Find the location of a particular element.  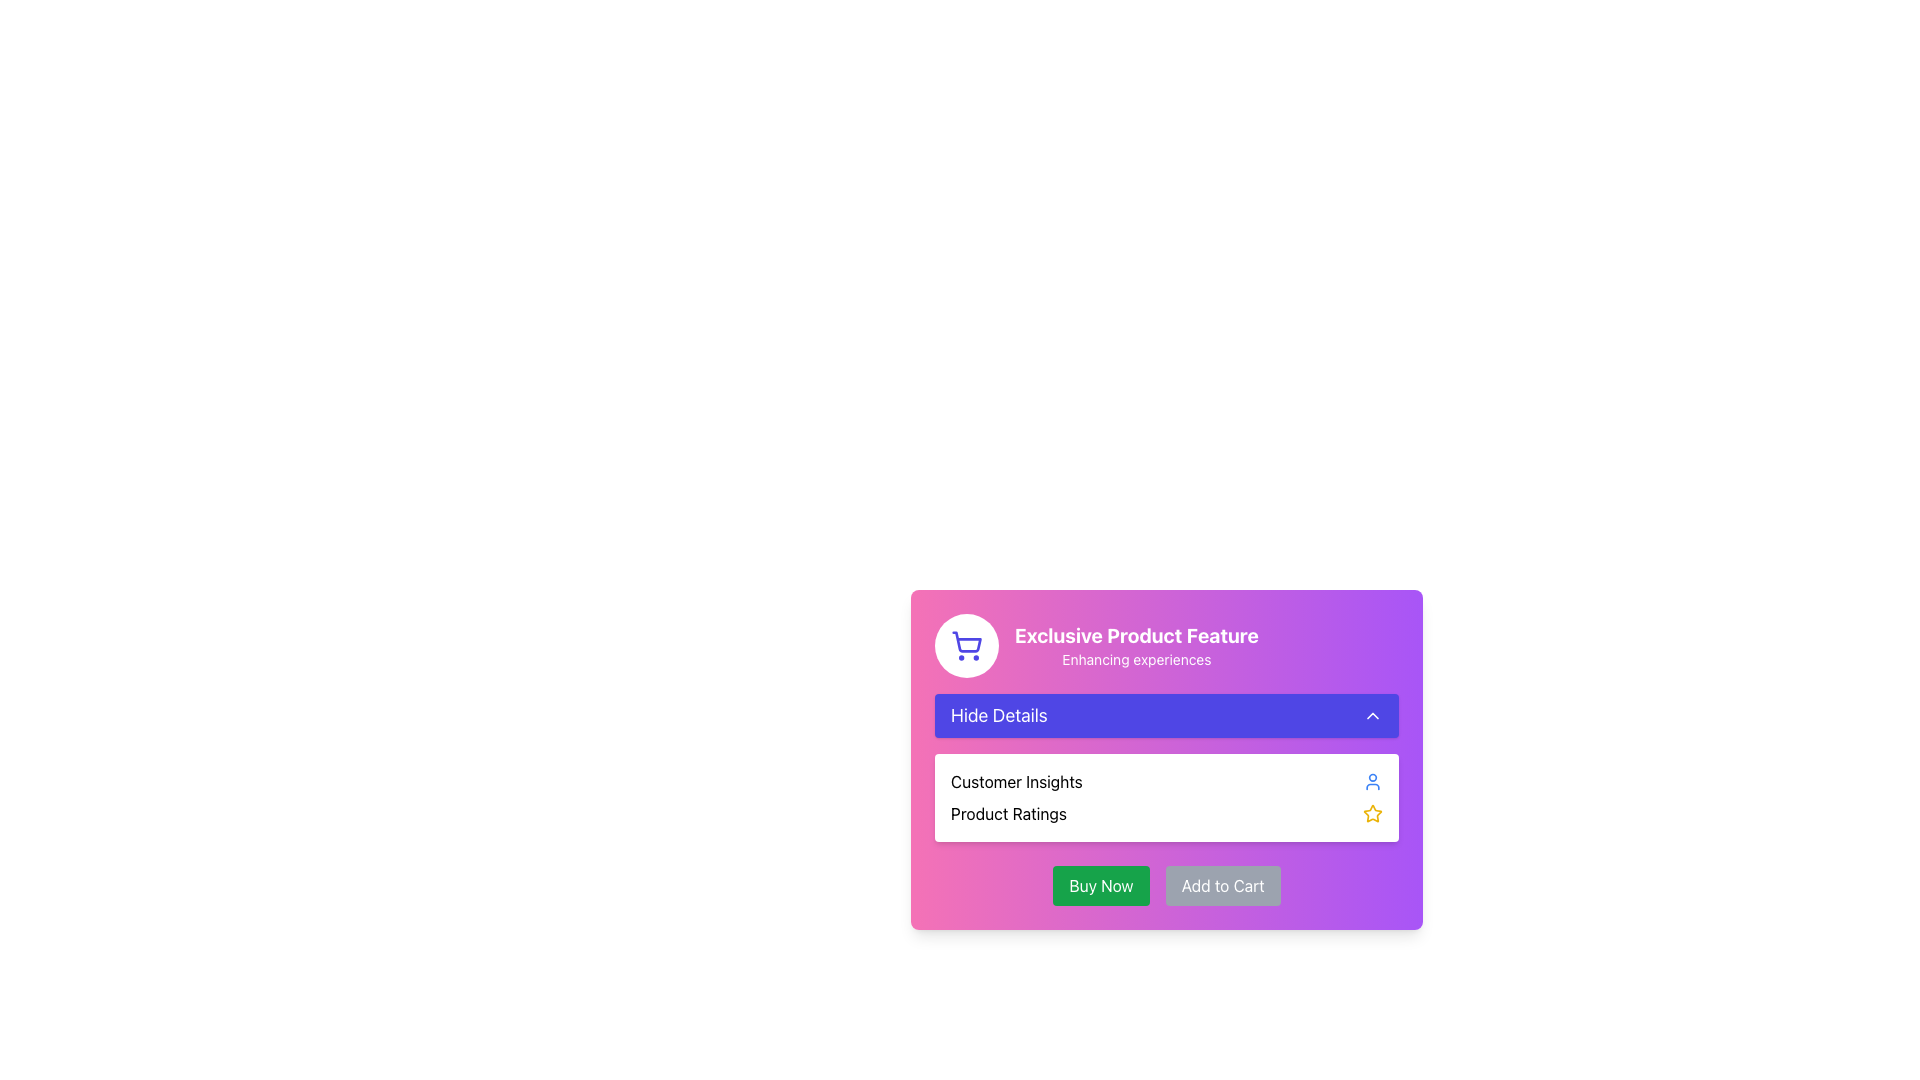

the interactive label located on the left side of the horizontally aligned bar near the top-middle part of the panel is located at coordinates (999, 715).